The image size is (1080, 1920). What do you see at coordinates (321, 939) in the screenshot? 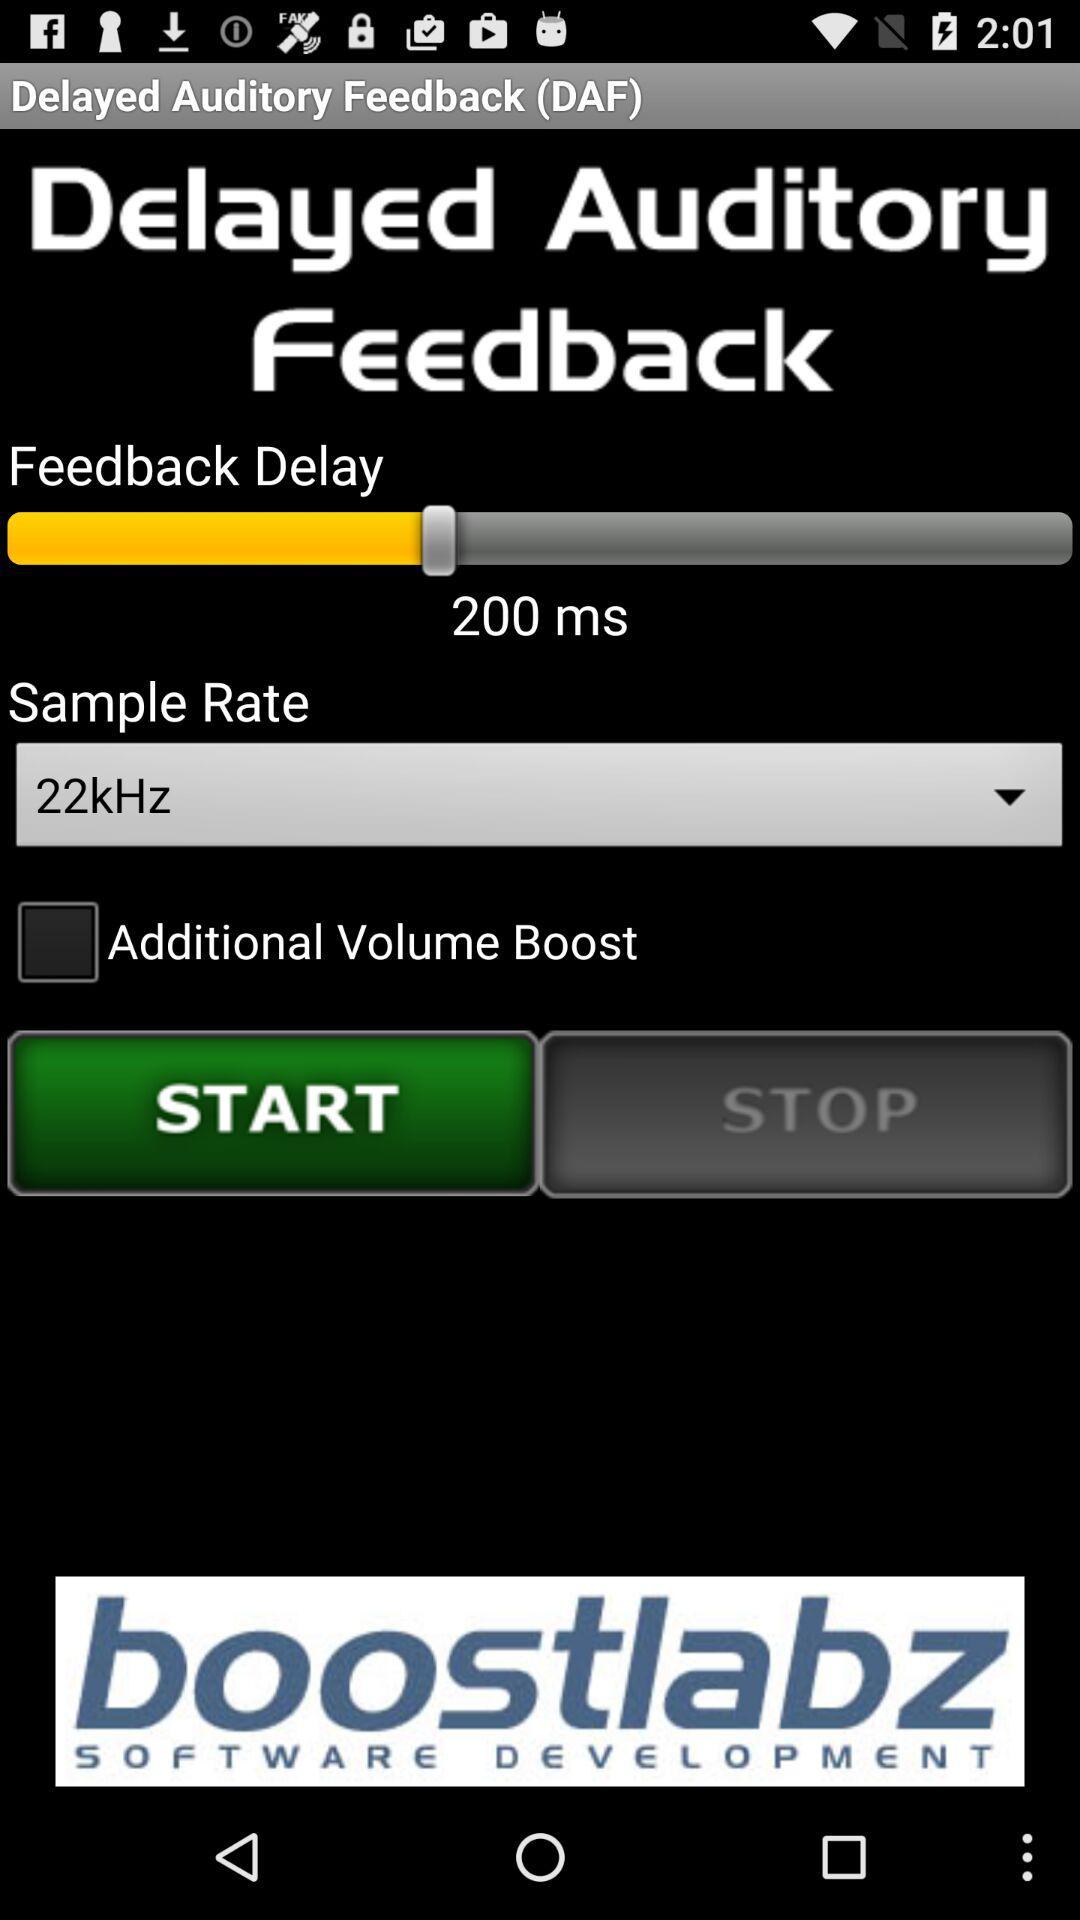
I see `additional volume boost checkbox` at bounding box center [321, 939].